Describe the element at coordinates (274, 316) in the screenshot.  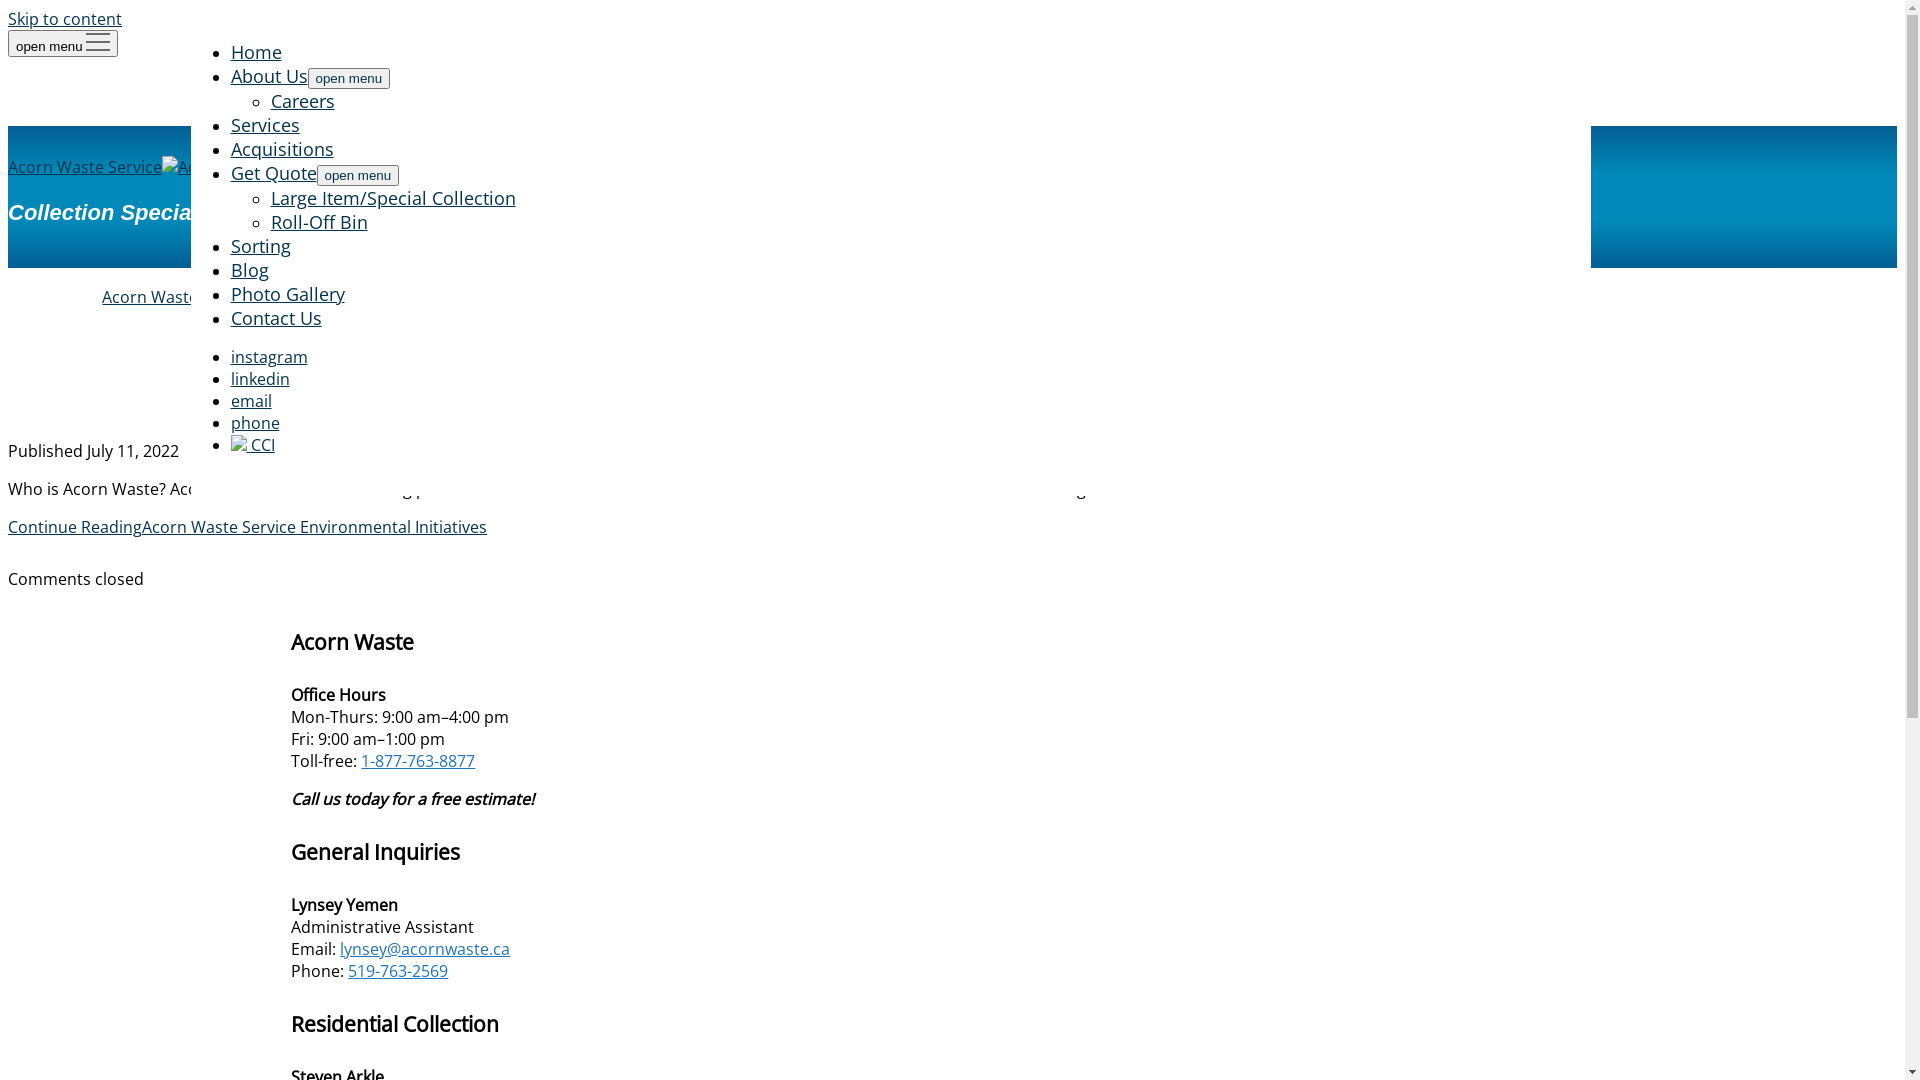
I see `'Contact Us'` at that location.